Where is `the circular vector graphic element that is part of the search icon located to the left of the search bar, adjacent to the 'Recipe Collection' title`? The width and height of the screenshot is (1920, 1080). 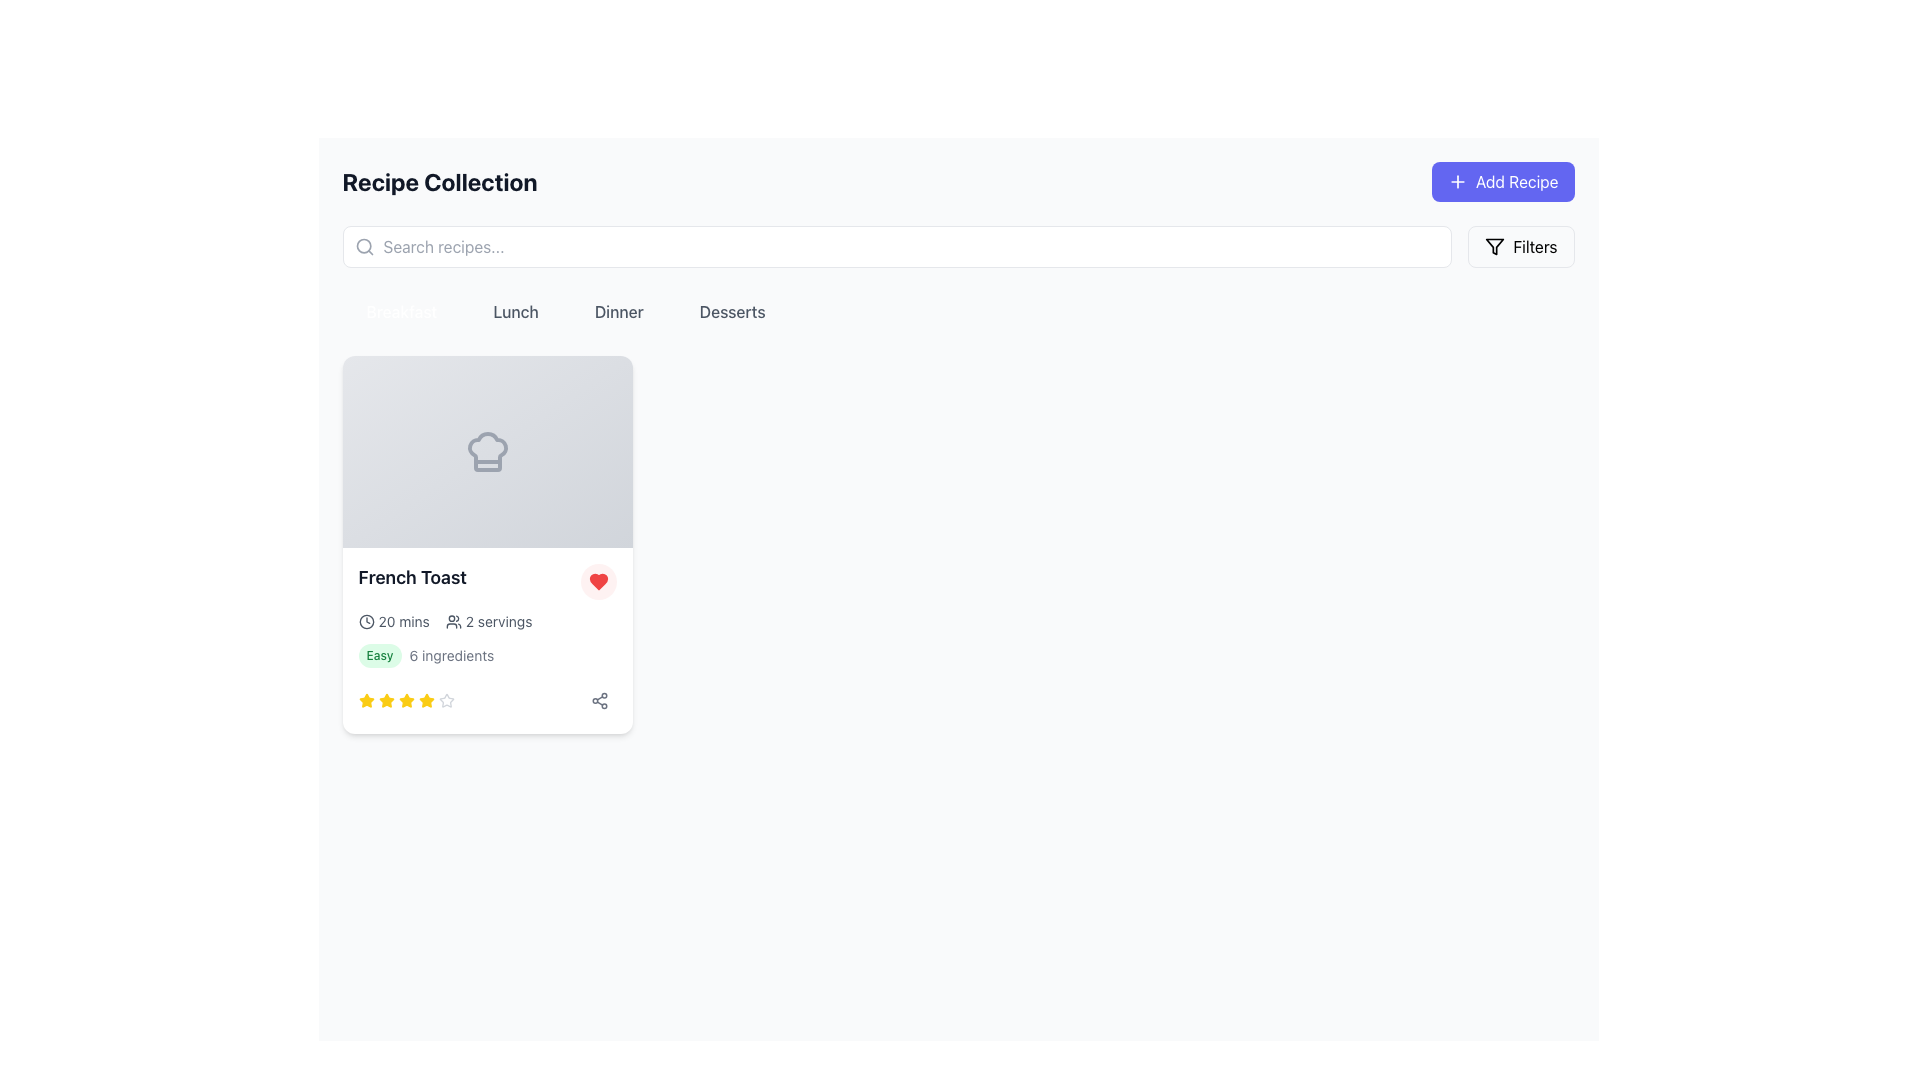
the circular vector graphic element that is part of the search icon located to the left of the search bar, adjacent to the 'Recipe Collection' title is located at coordinates (363, 245).